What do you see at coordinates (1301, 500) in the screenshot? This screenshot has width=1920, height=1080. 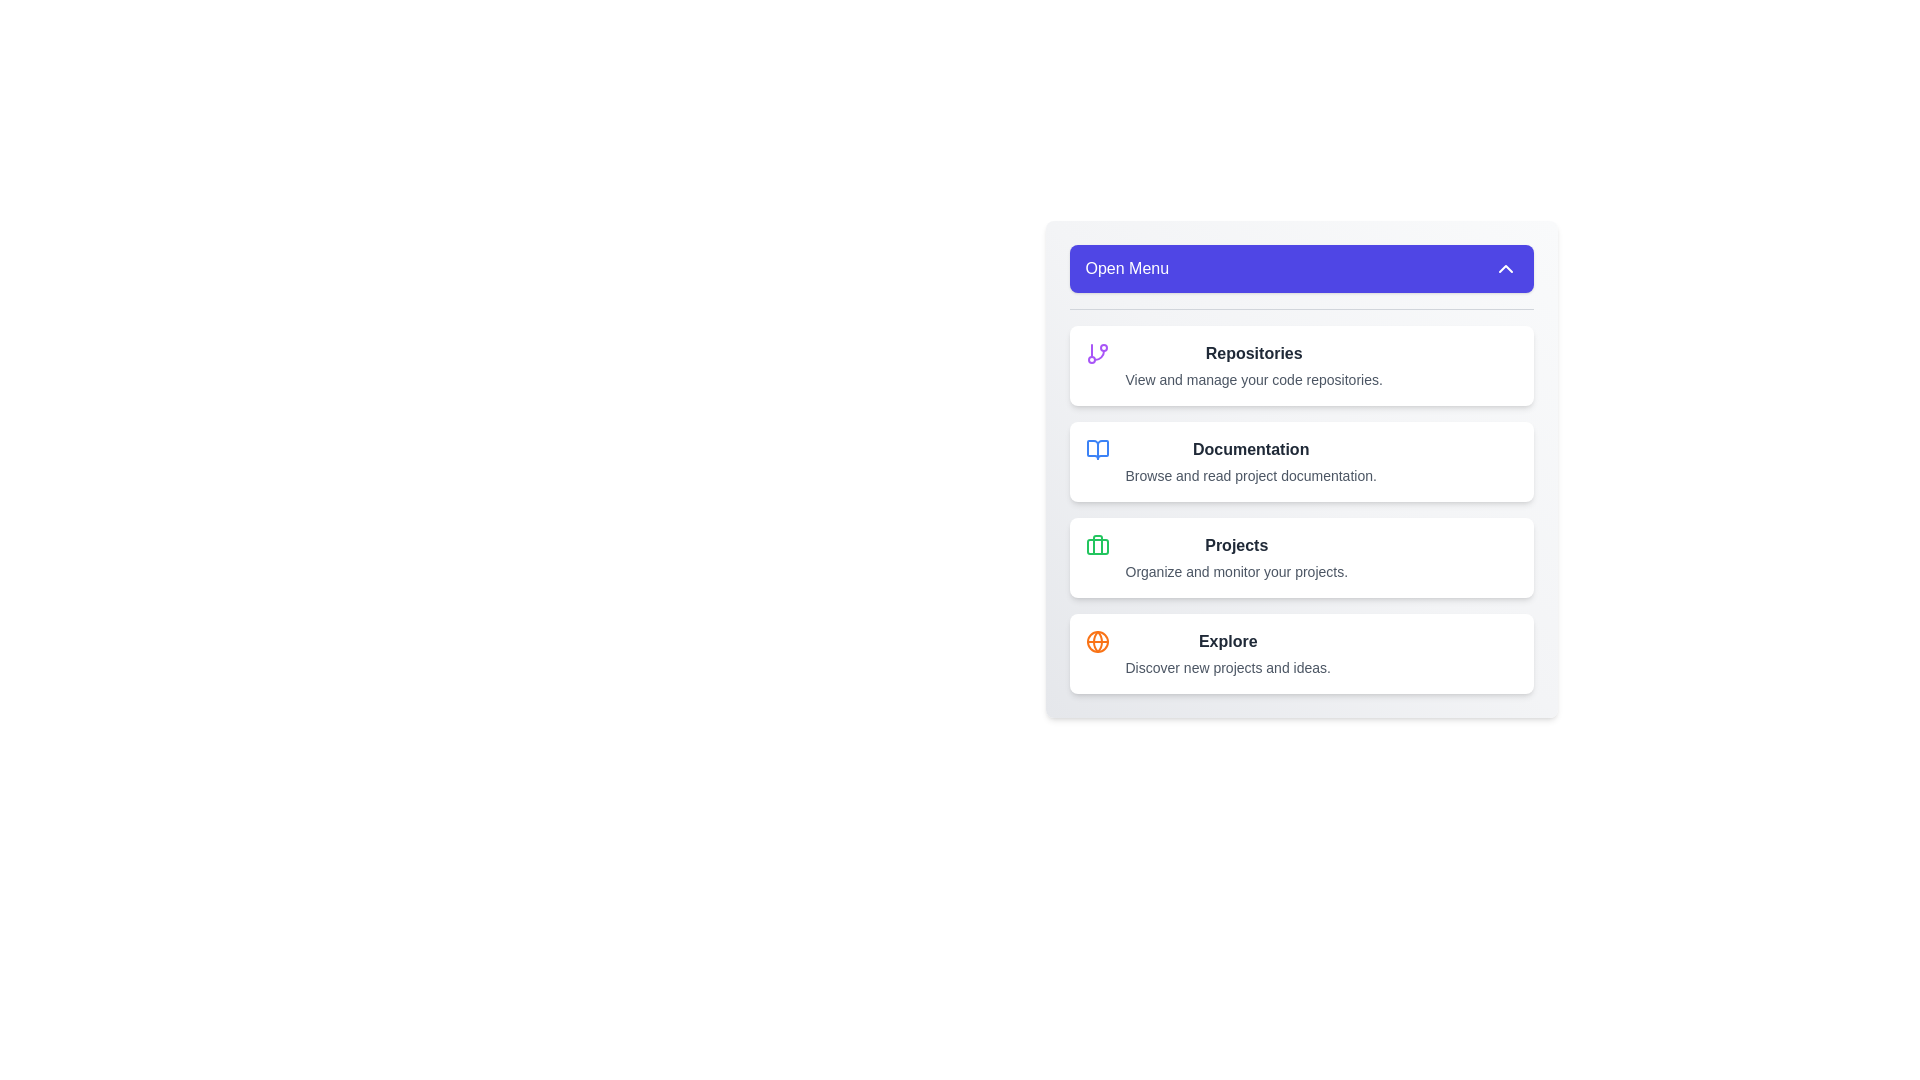 I see `the List with descriptive items located beneath the 'Open Menu' button` at bounding box center [1301, 500].